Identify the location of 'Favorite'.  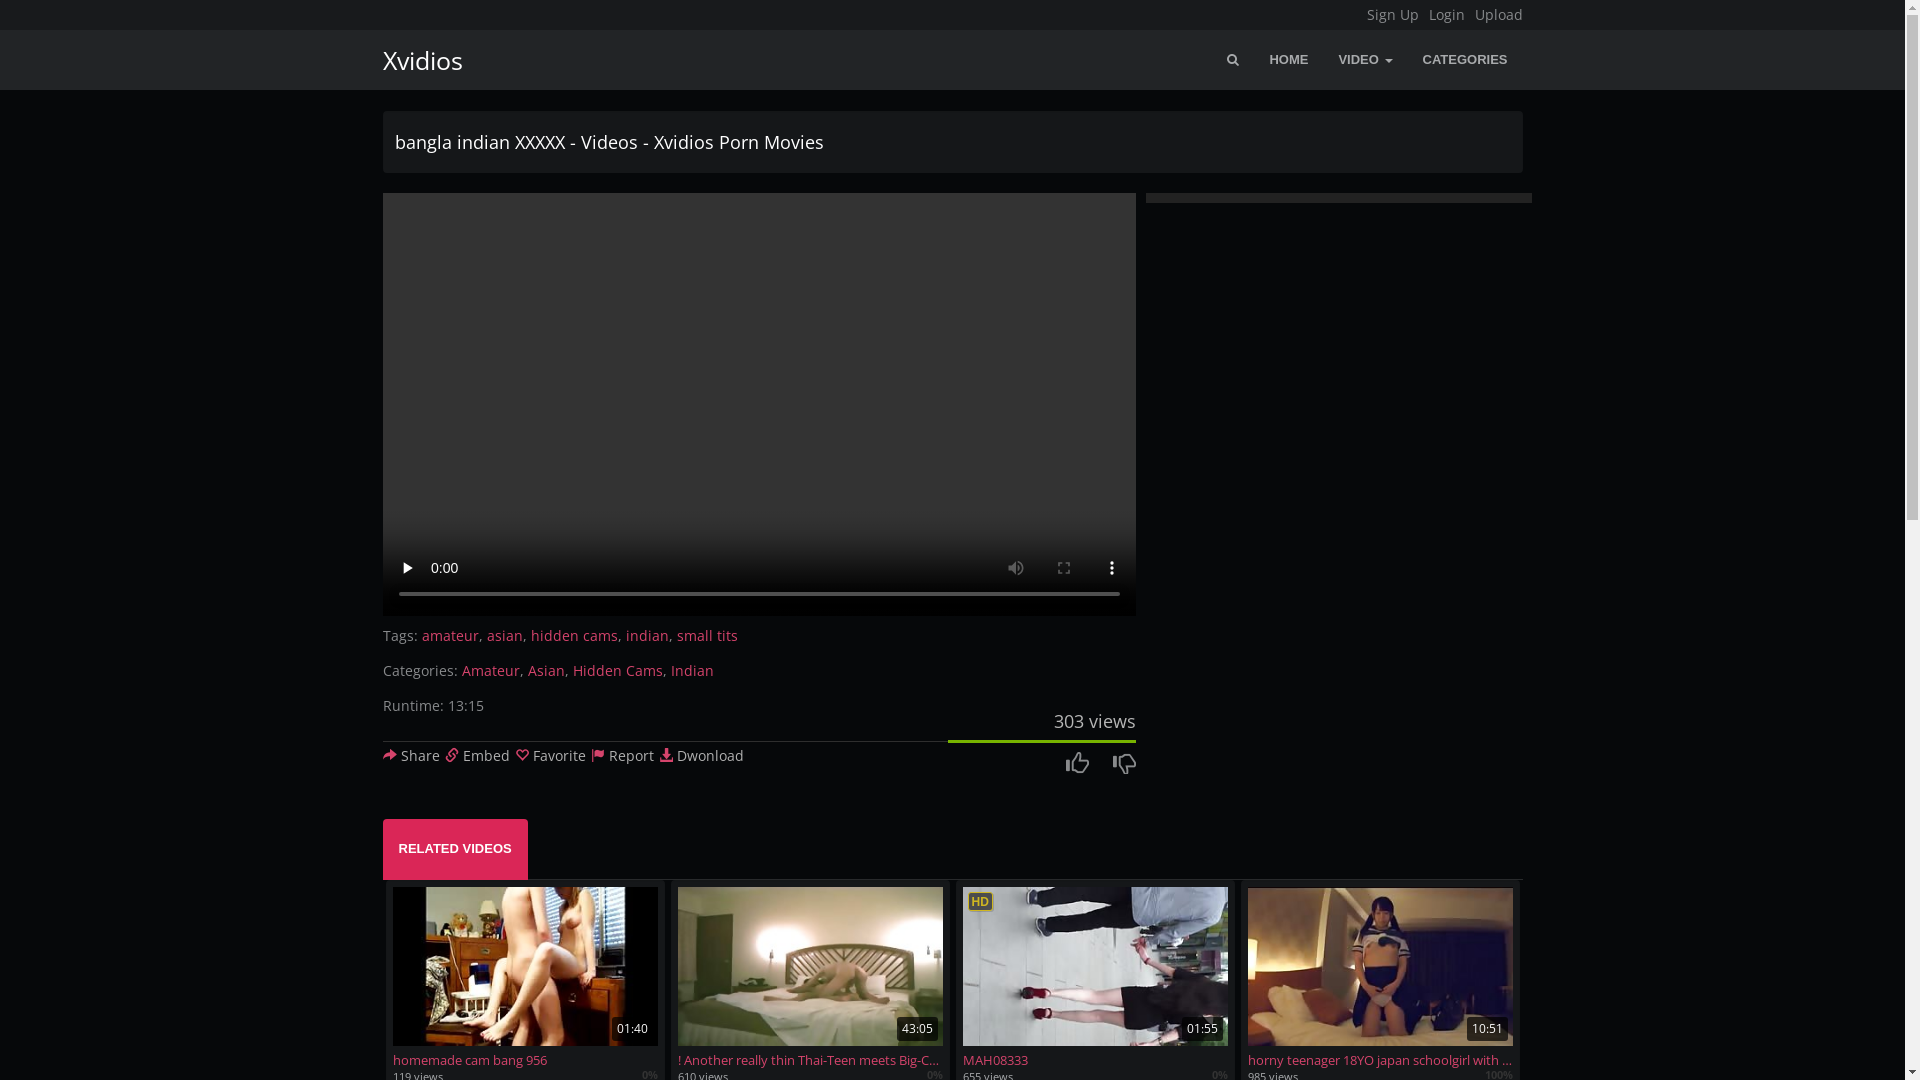
(549, 755).